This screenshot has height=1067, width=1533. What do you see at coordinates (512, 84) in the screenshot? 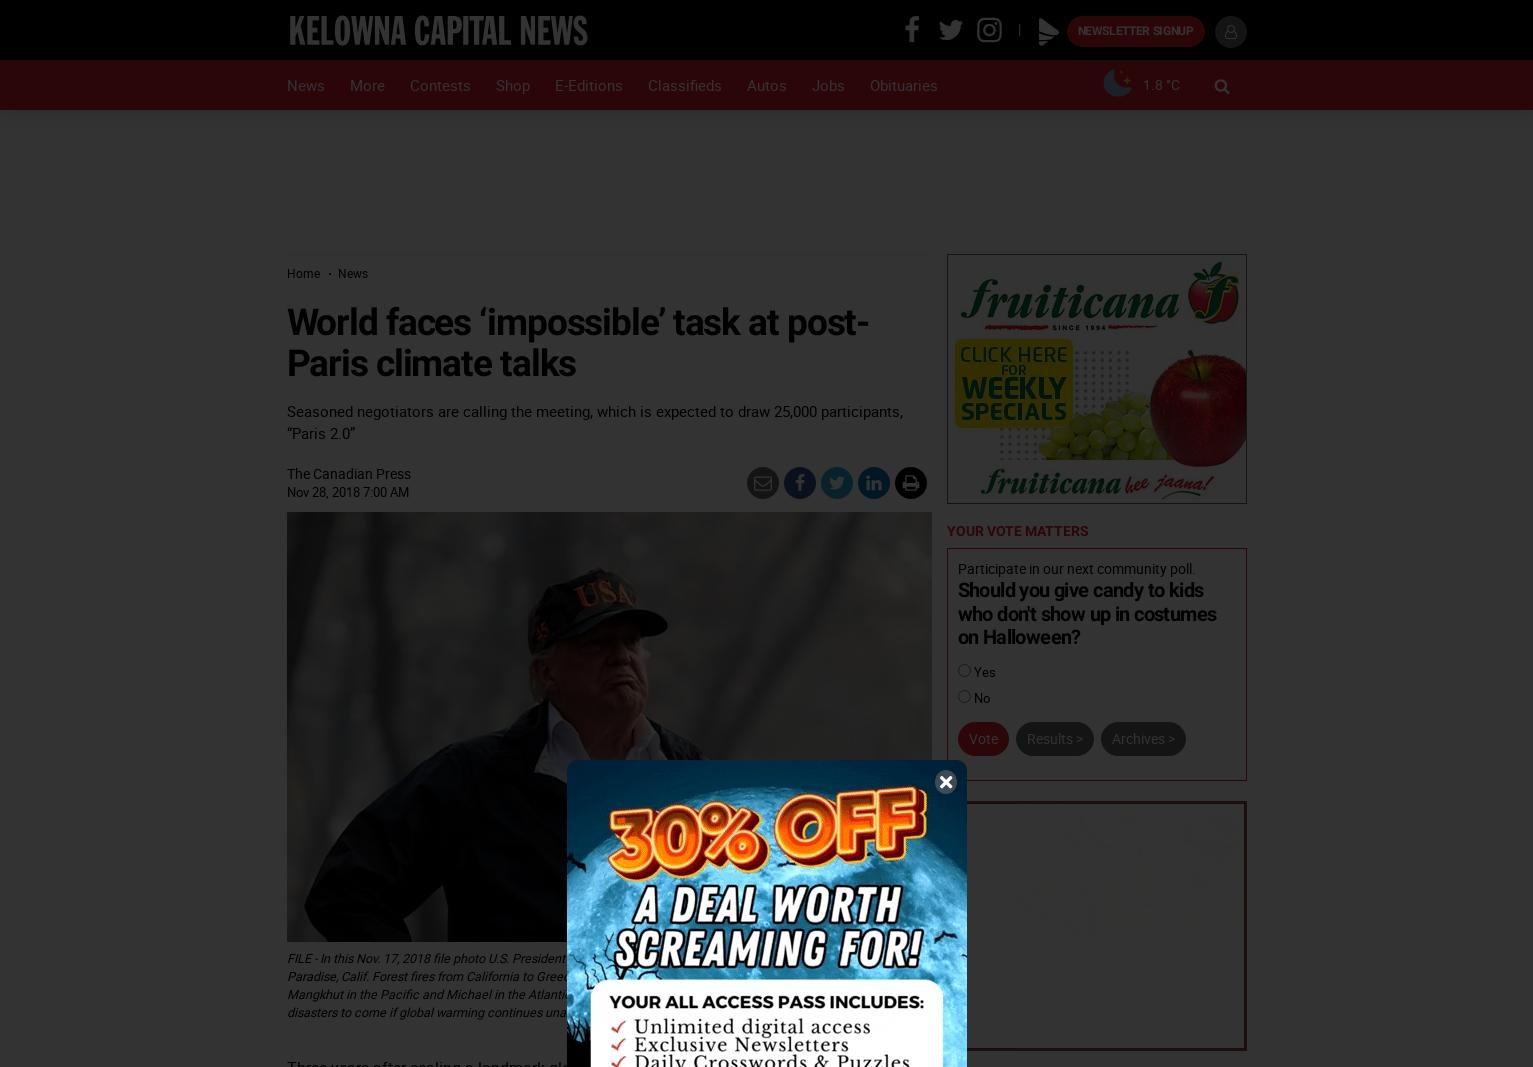
I see `'Shop'` at bounding box center [512, 84].